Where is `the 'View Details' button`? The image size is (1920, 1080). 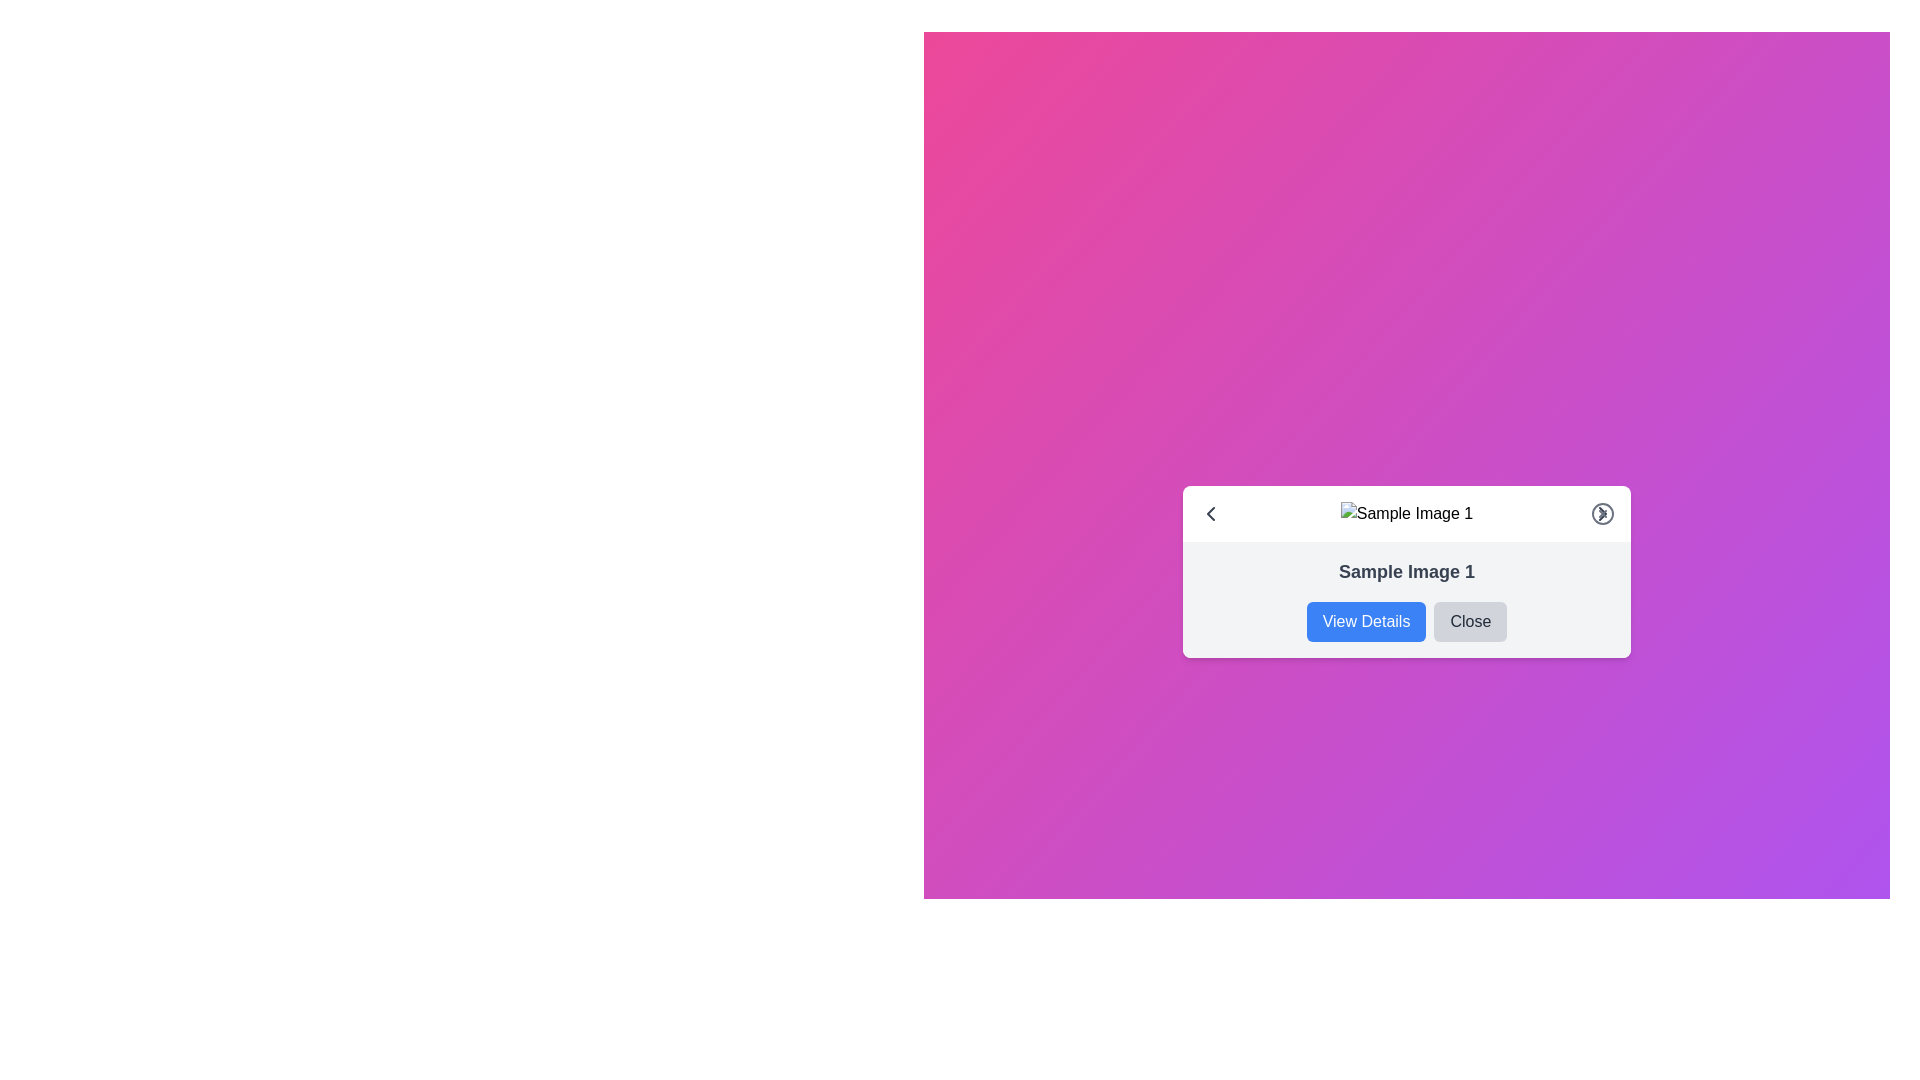
the 'View Details' button is located at coordinates (1365, 620).